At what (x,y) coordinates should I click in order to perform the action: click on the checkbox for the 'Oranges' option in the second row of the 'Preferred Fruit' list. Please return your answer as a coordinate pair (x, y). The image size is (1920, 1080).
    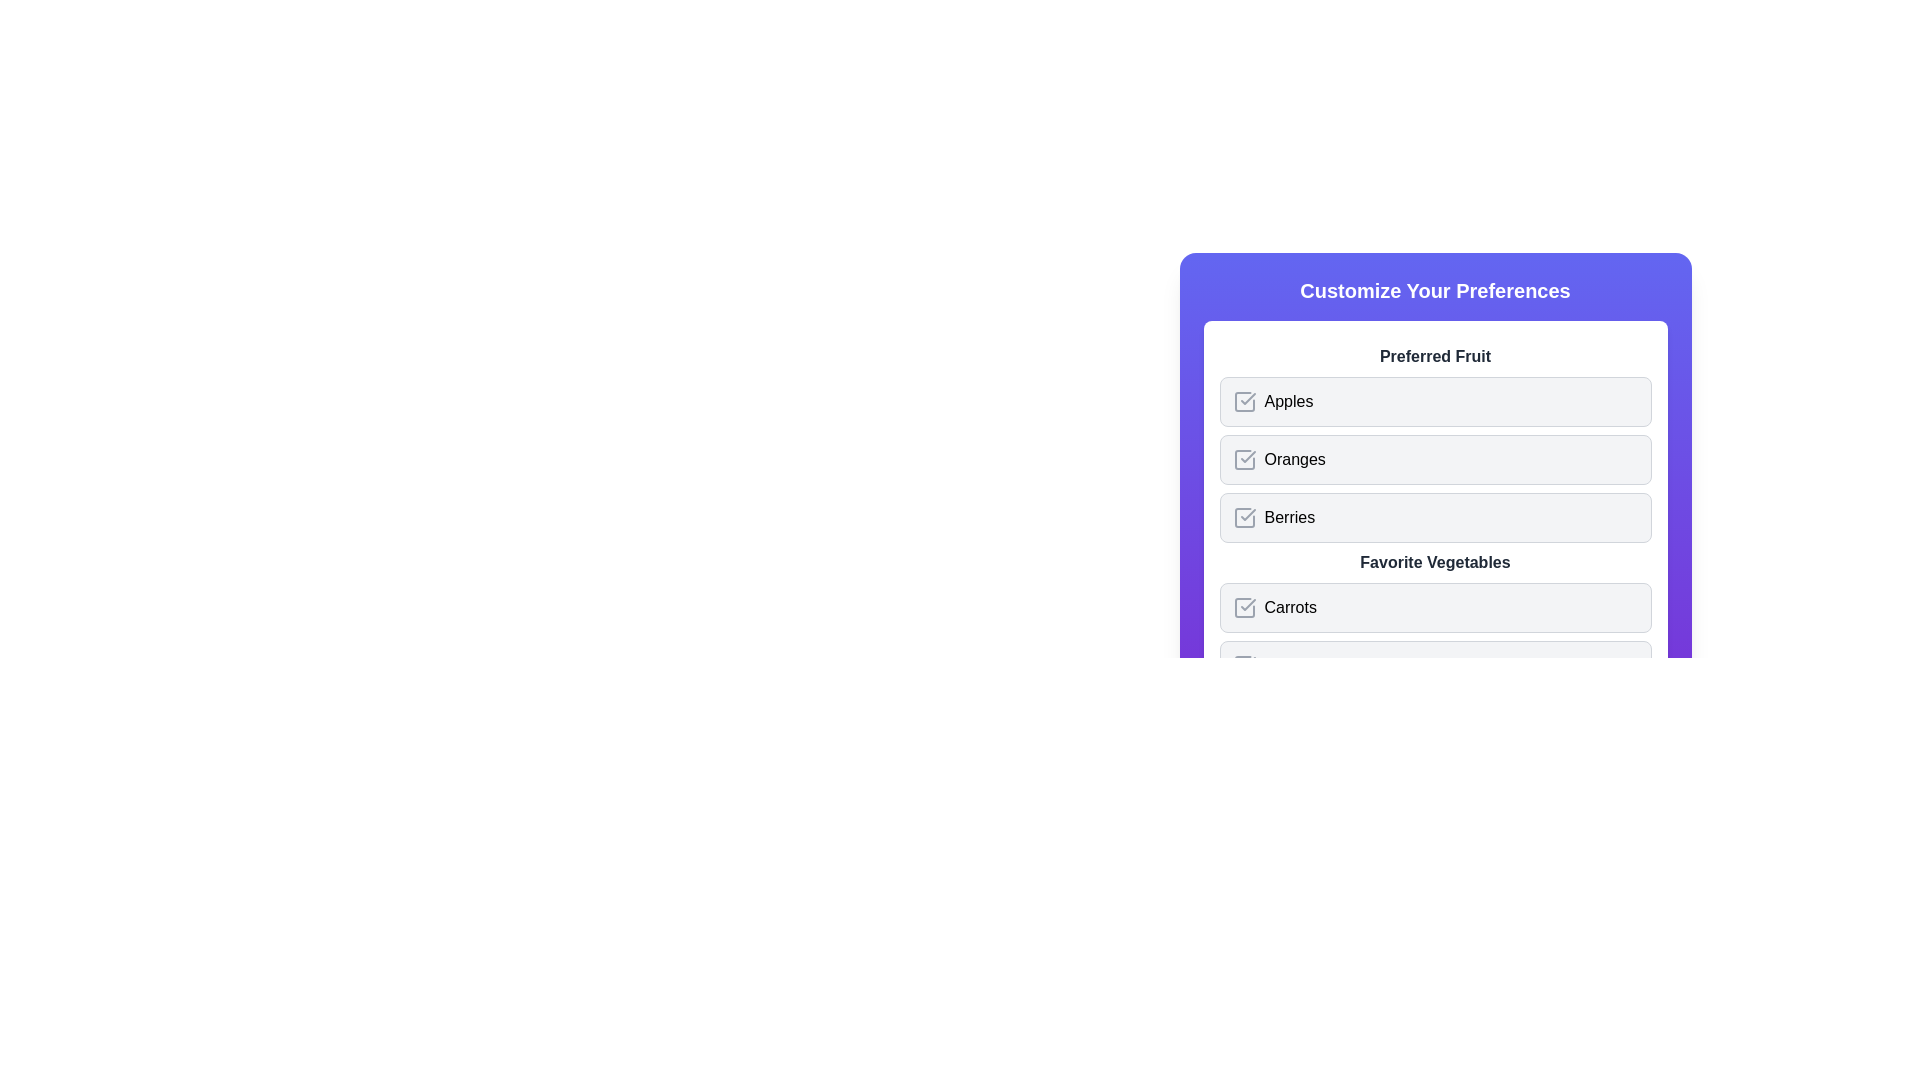
    Looking at the image, I should click on (1434, 459).